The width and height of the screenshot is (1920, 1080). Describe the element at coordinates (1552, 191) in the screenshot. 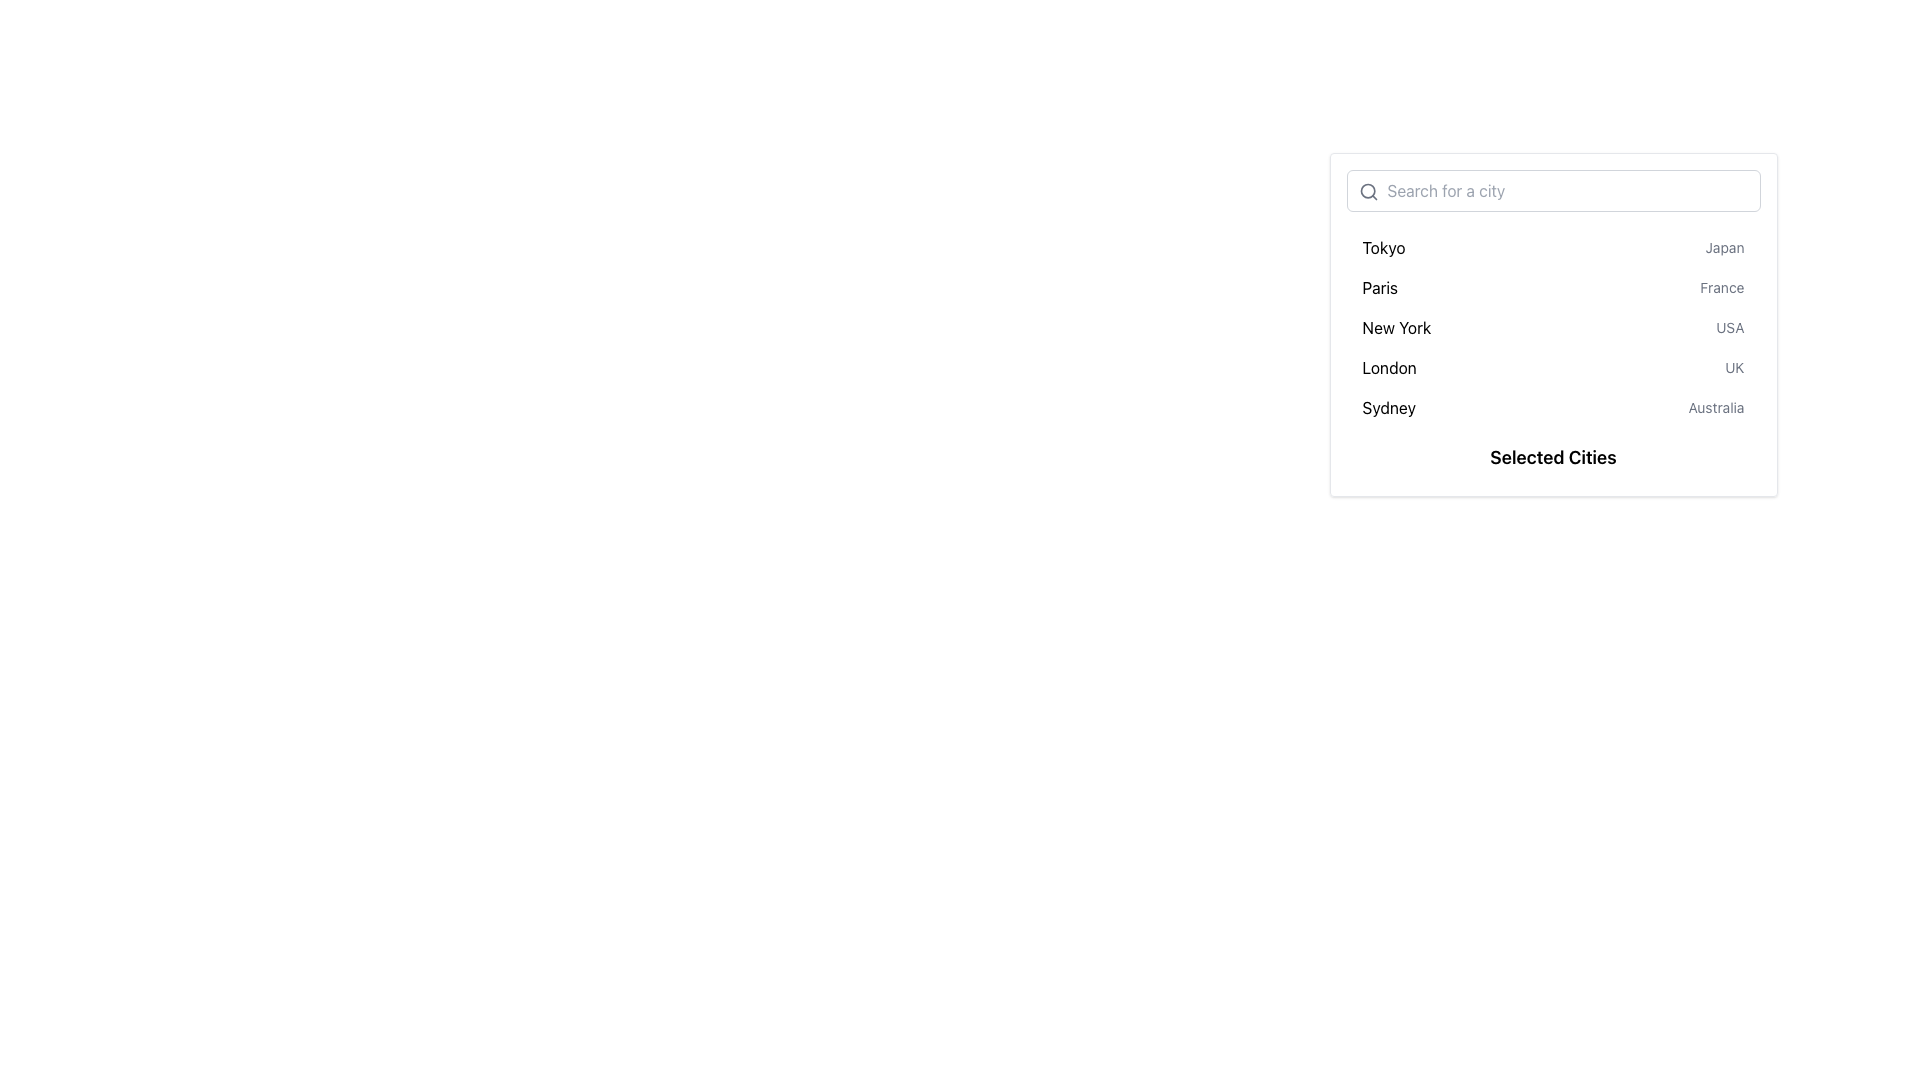

I see `the search bar input field to focus, allowing the user to type in search queries for specific cities` at that location.